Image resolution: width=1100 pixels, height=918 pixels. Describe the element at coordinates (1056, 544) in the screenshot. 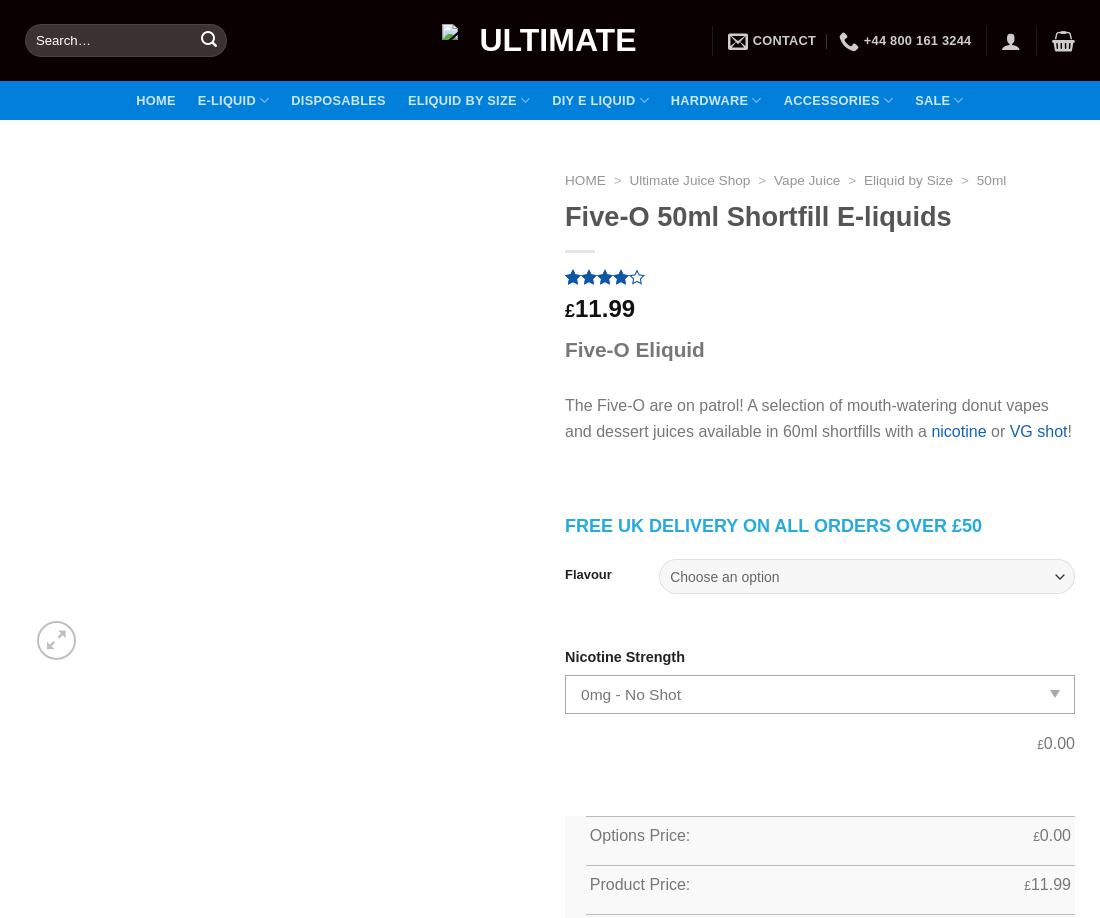

I see `'Clear'` at that location.